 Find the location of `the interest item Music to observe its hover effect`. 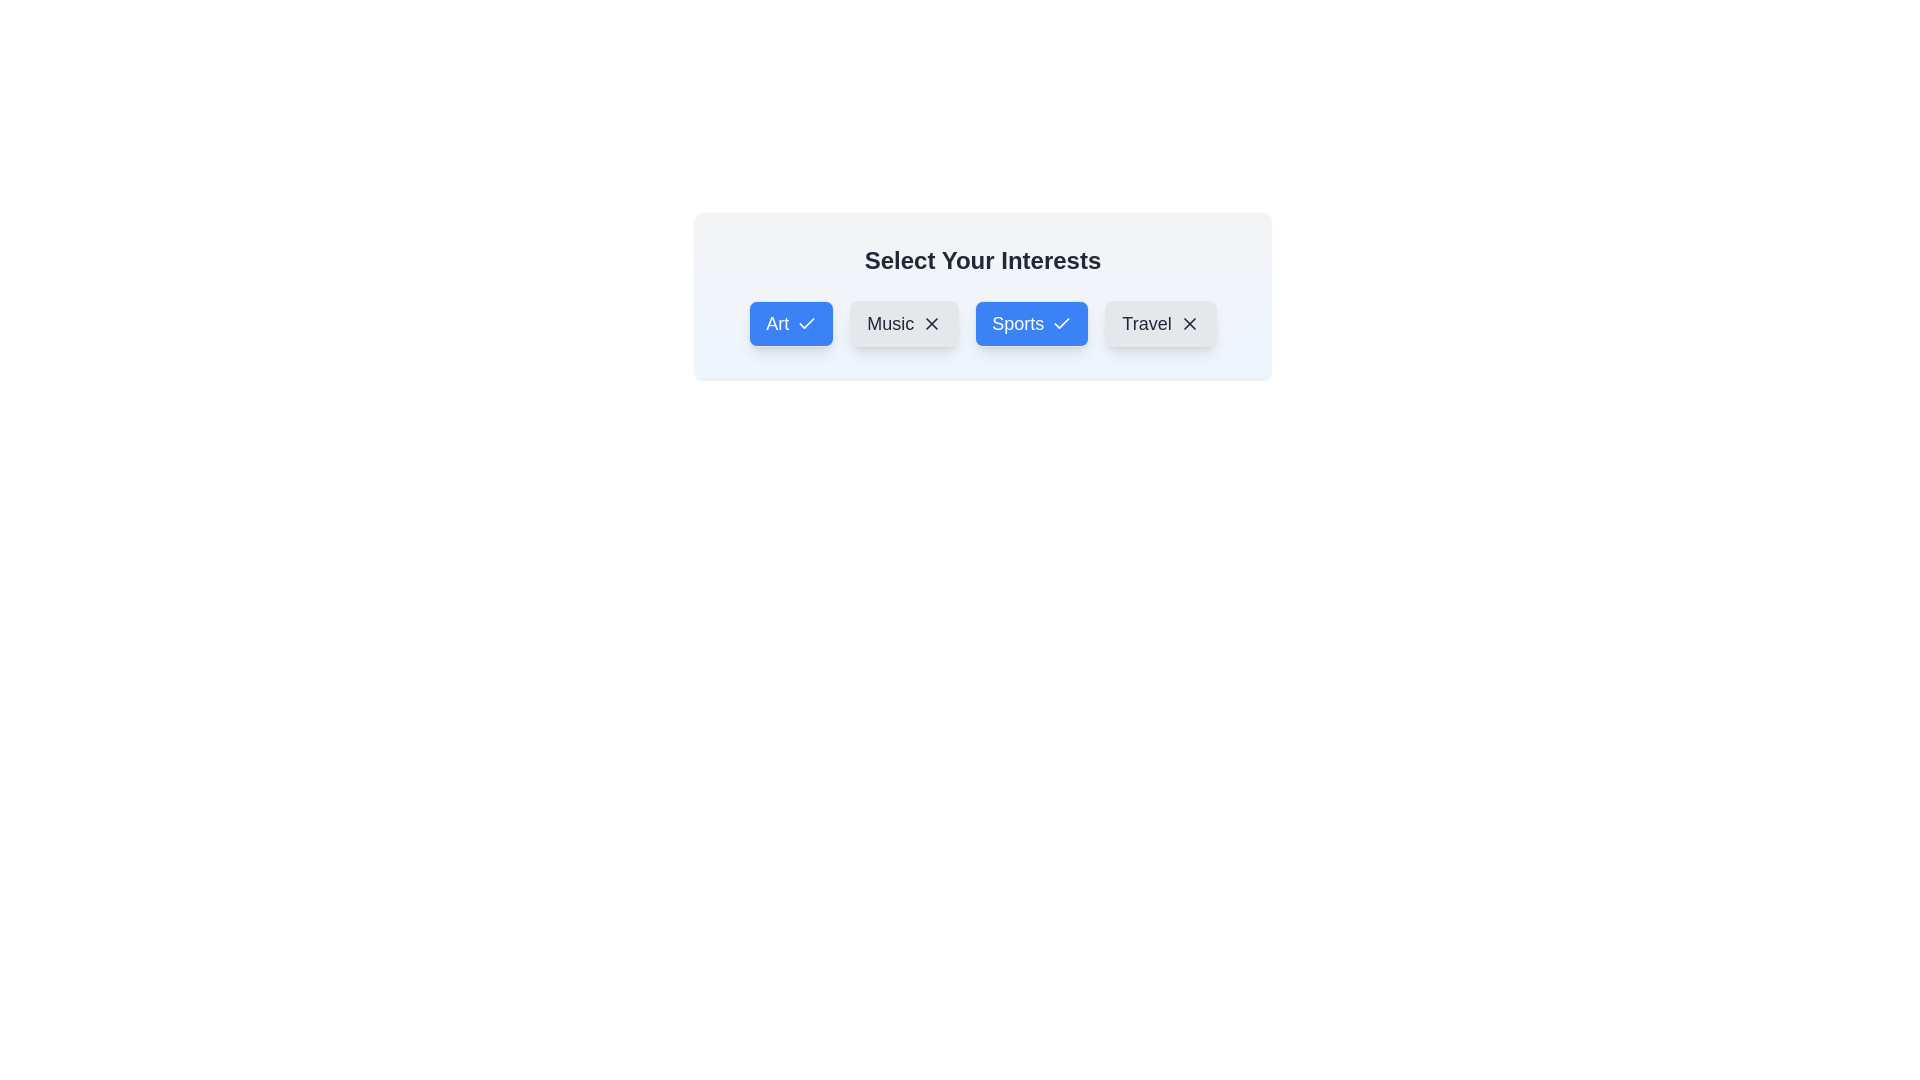

the interest item Music to observe its hover effect is located at coordinates (902, 323).